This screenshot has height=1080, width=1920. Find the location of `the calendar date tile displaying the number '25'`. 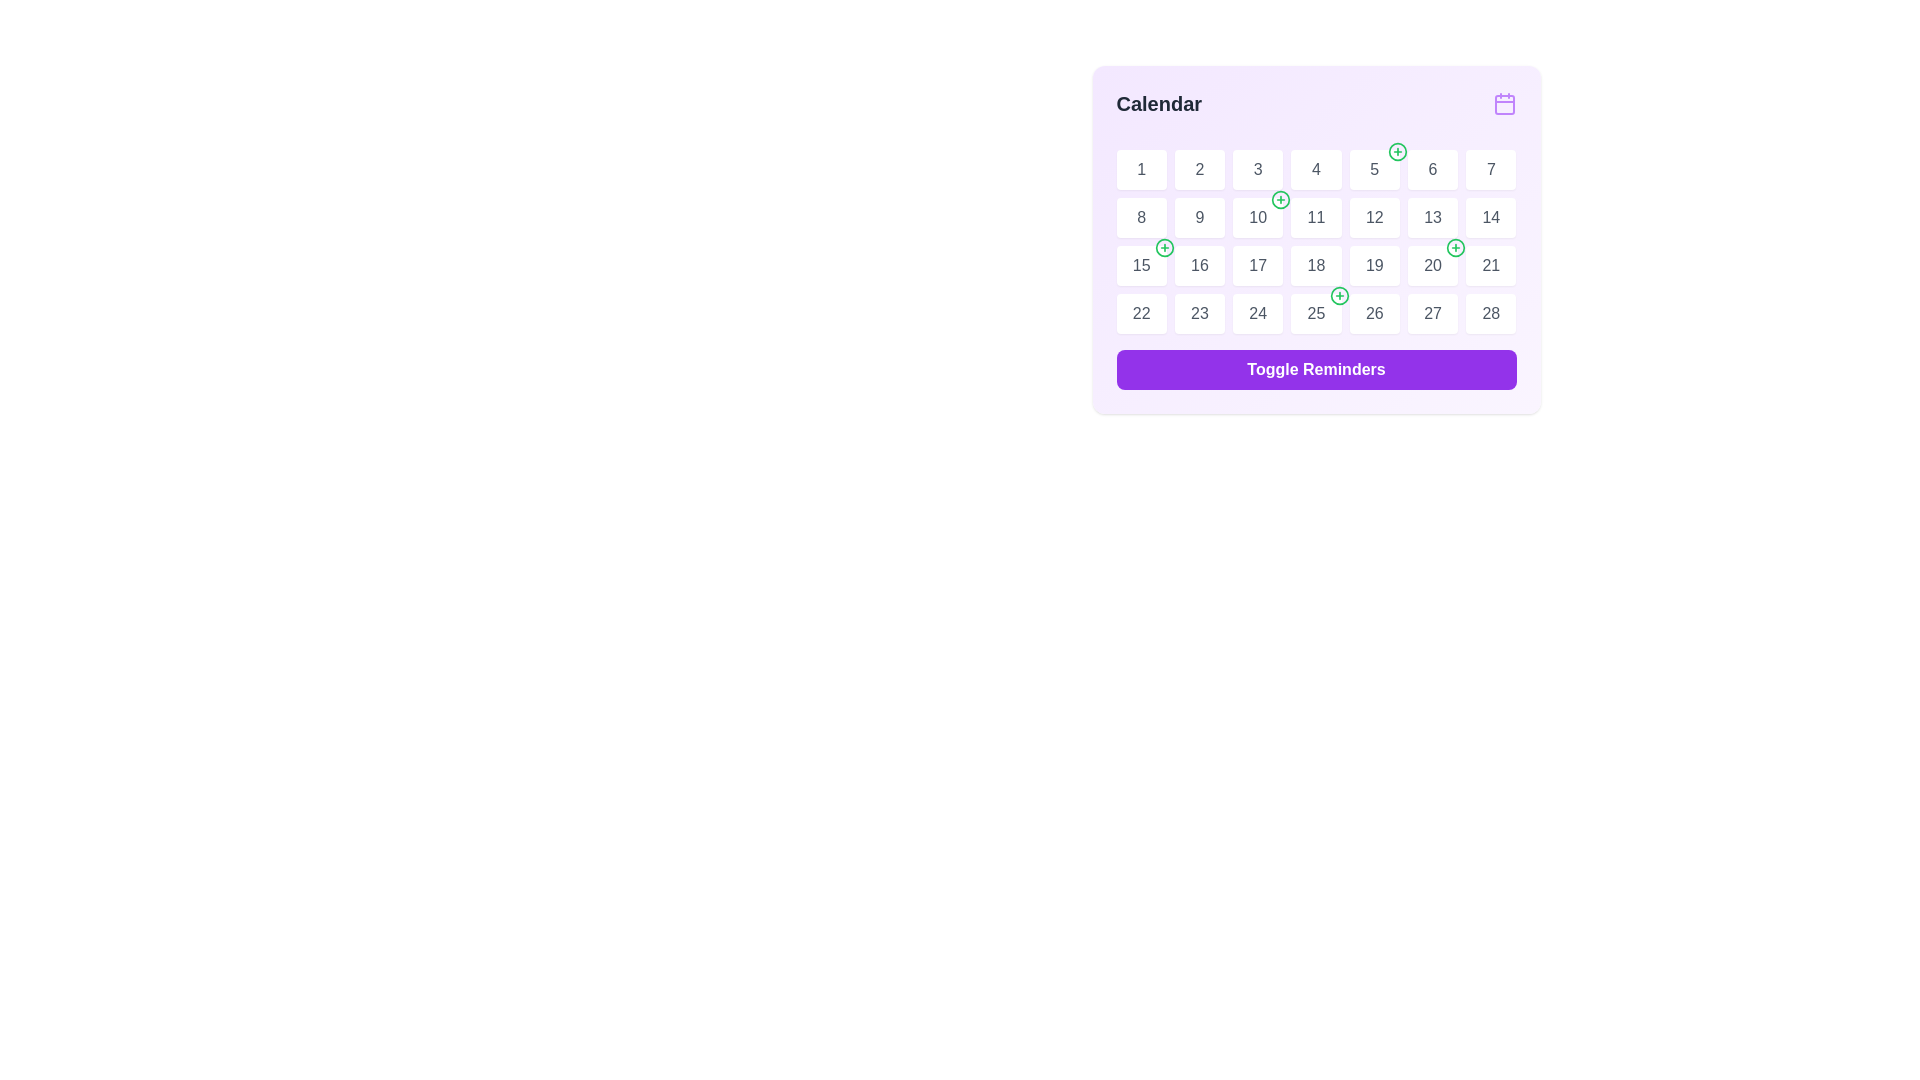

the calendar date tile displaying the number '25' is located at coordinates (1316, 313).